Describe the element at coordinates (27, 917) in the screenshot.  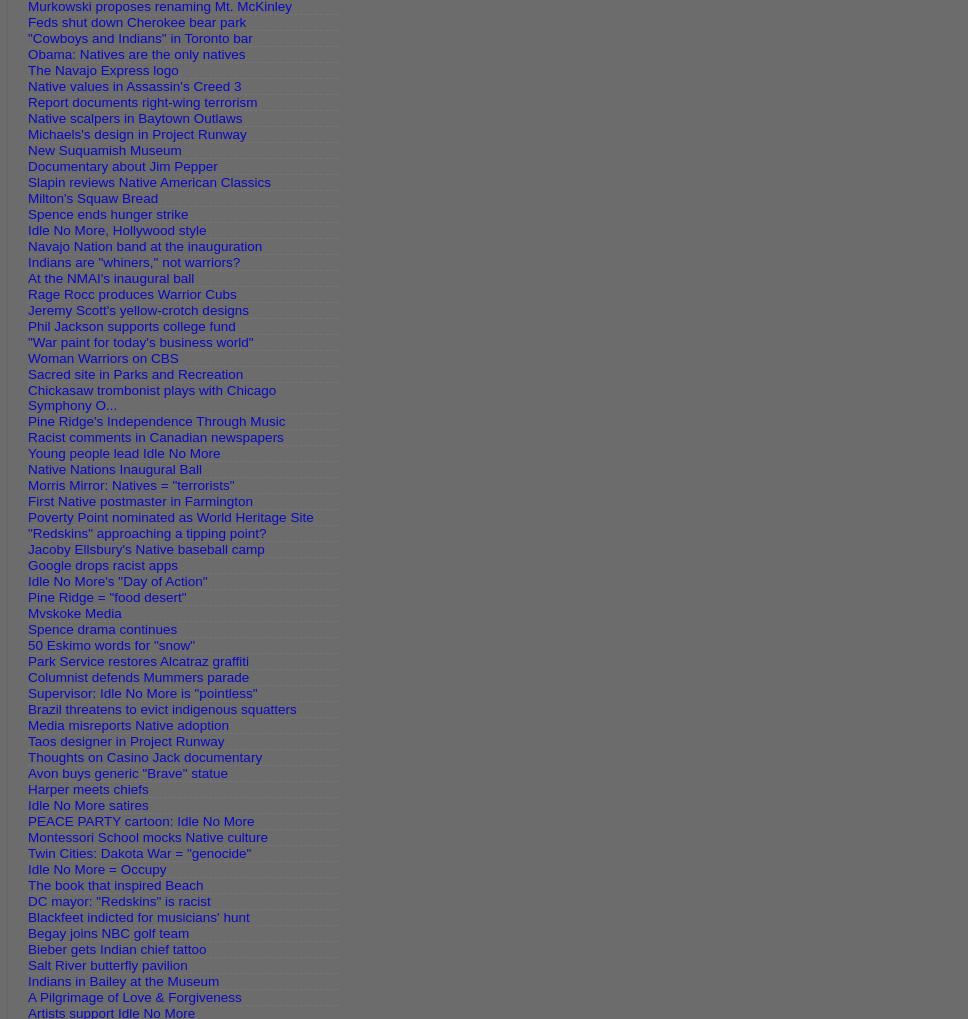
I see `'Blackfeet indicted for musicians' hunt'` at that location.